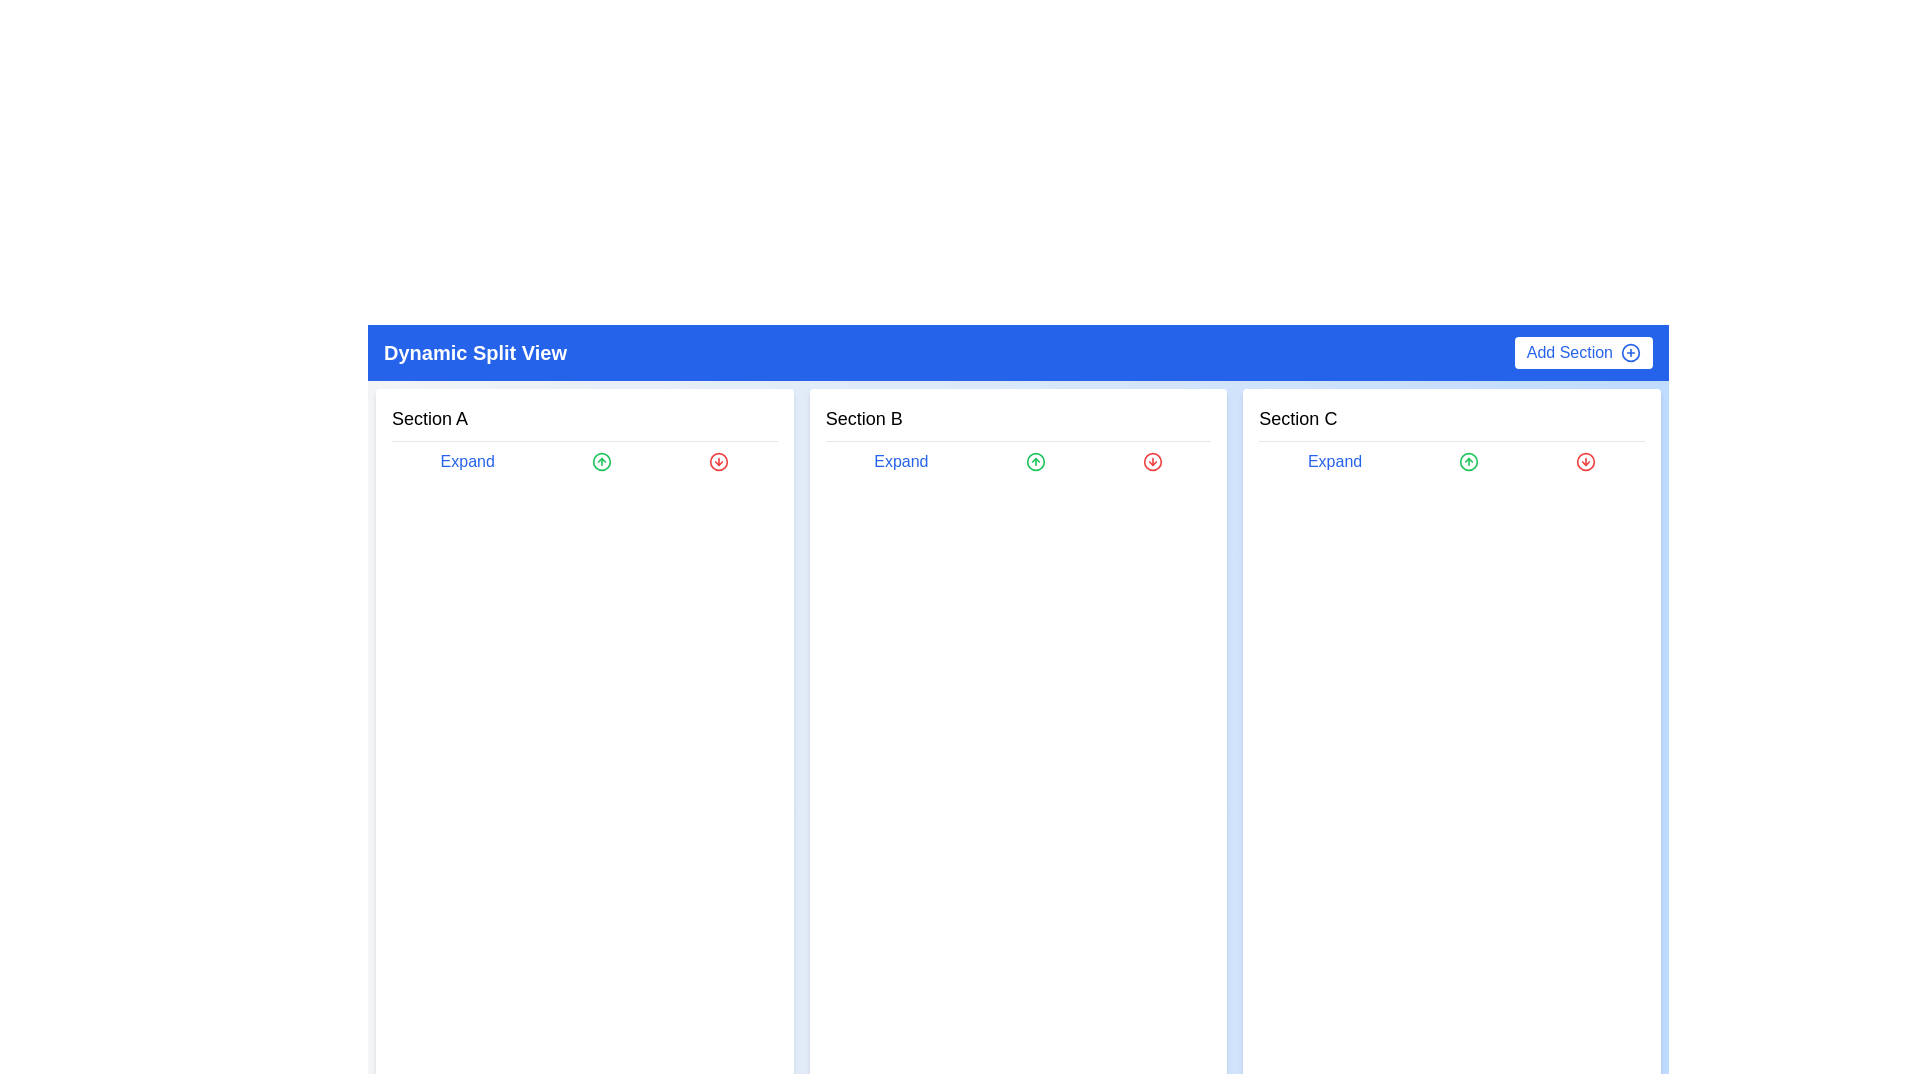  What do you see at coordinates (1451, 462) in the screenshot?
I see `the up-arrow icon within the UI group component located in 'Section C'` at bounding box center [1451, 462].